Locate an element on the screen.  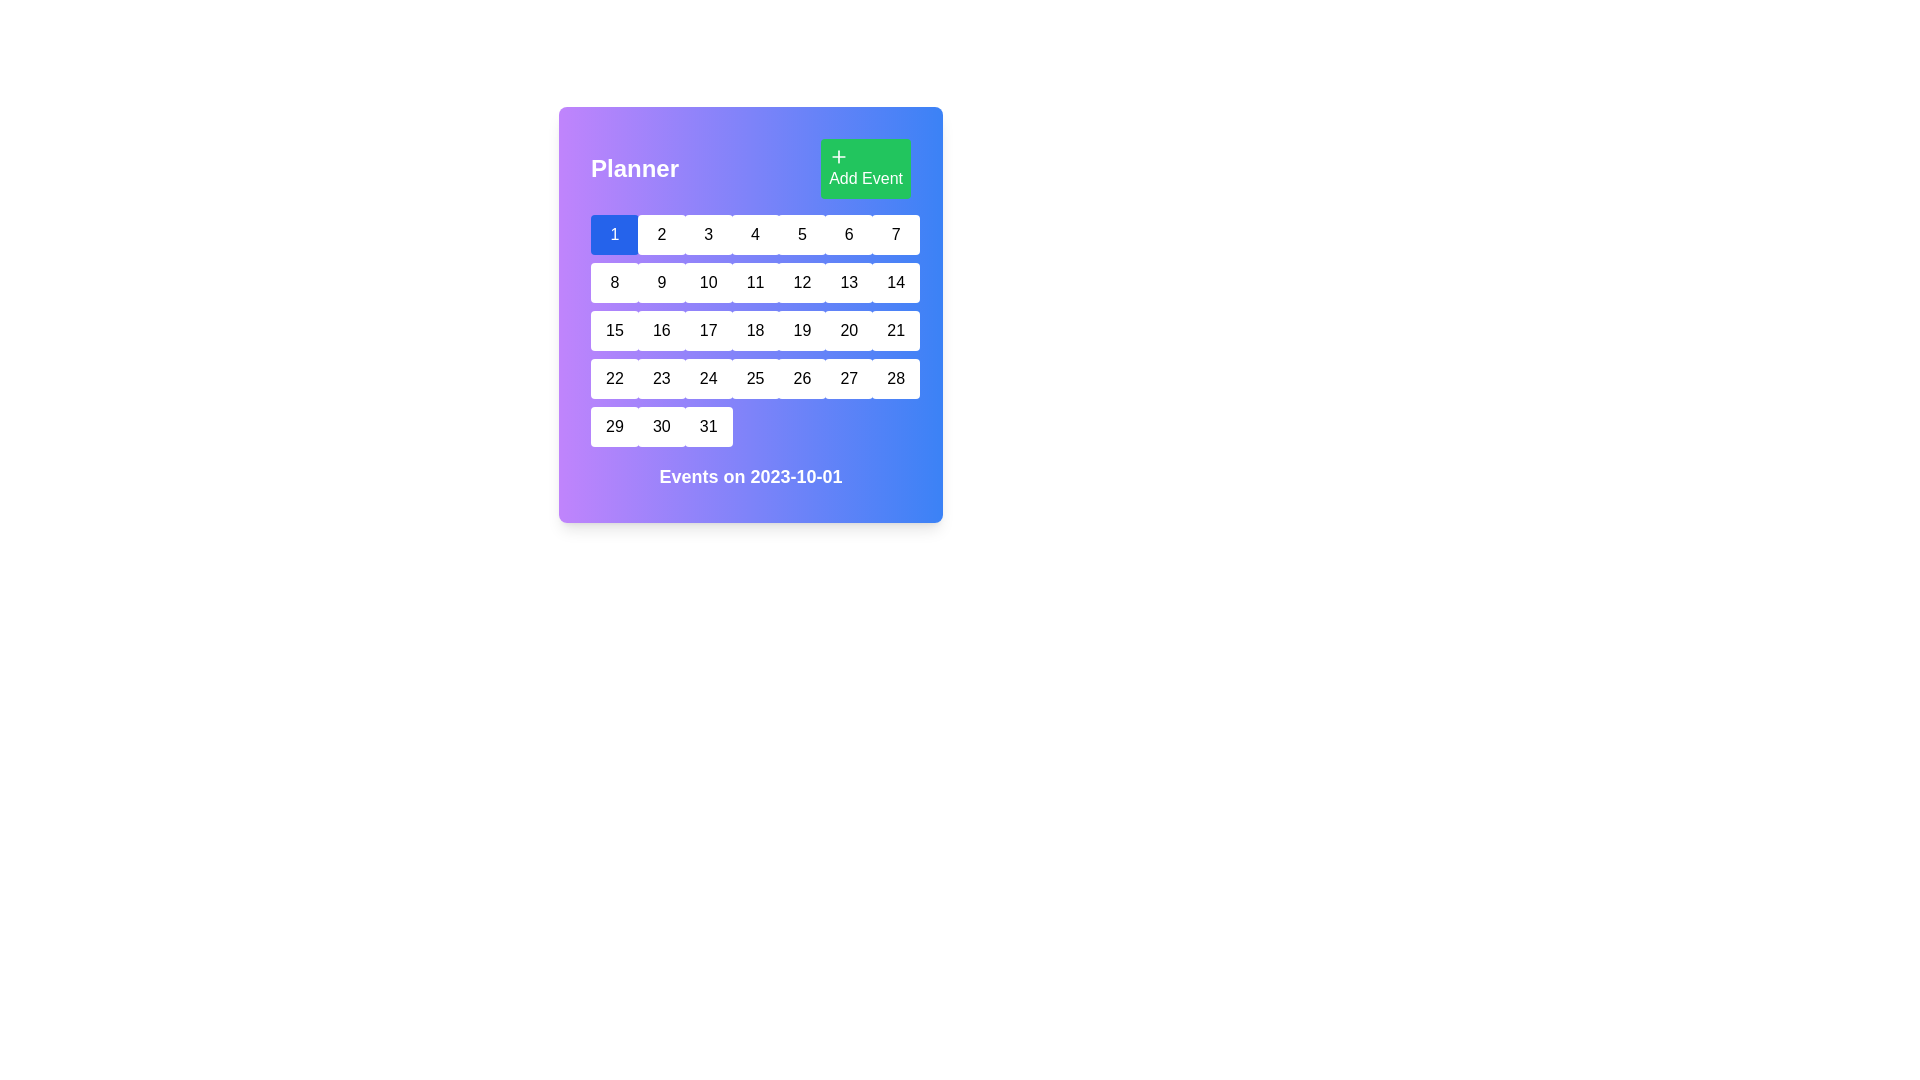
the button representing the 14th day of the month in the calendar view is located at coordinates (895, 282).